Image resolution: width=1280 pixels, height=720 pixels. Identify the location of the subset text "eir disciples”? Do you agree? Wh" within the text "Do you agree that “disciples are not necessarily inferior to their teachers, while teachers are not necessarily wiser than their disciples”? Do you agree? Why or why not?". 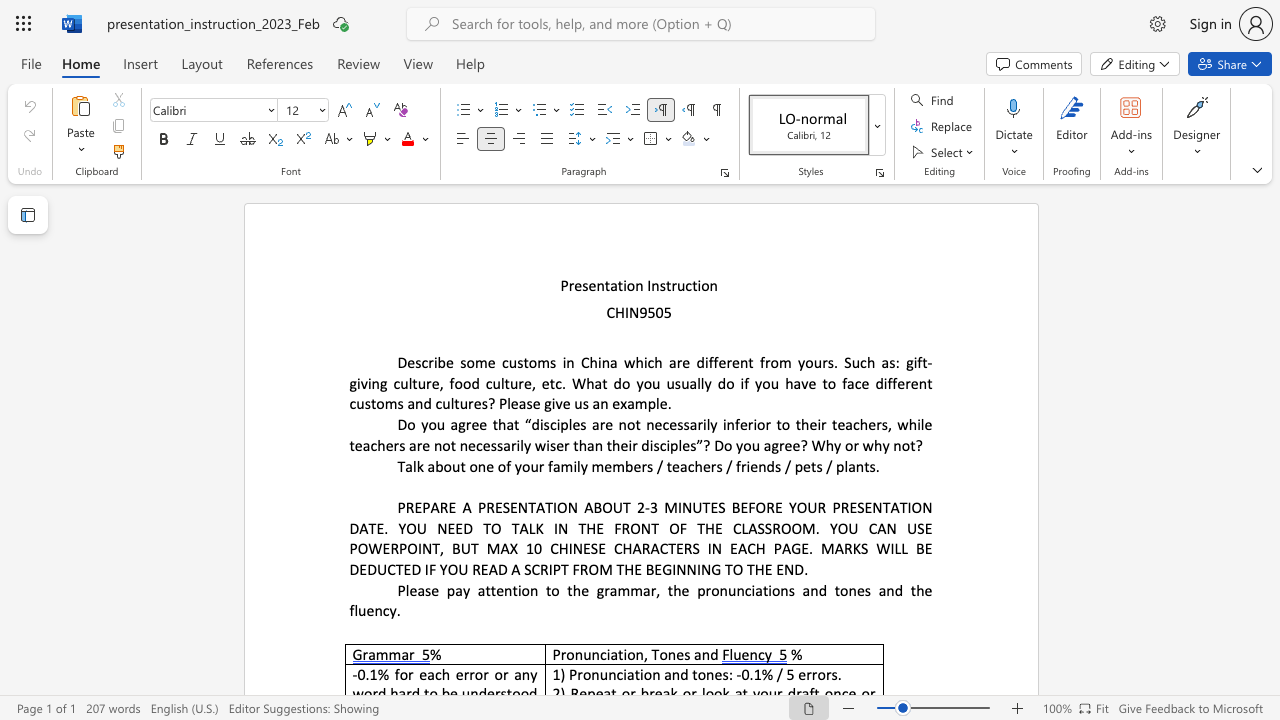
(619, 444).